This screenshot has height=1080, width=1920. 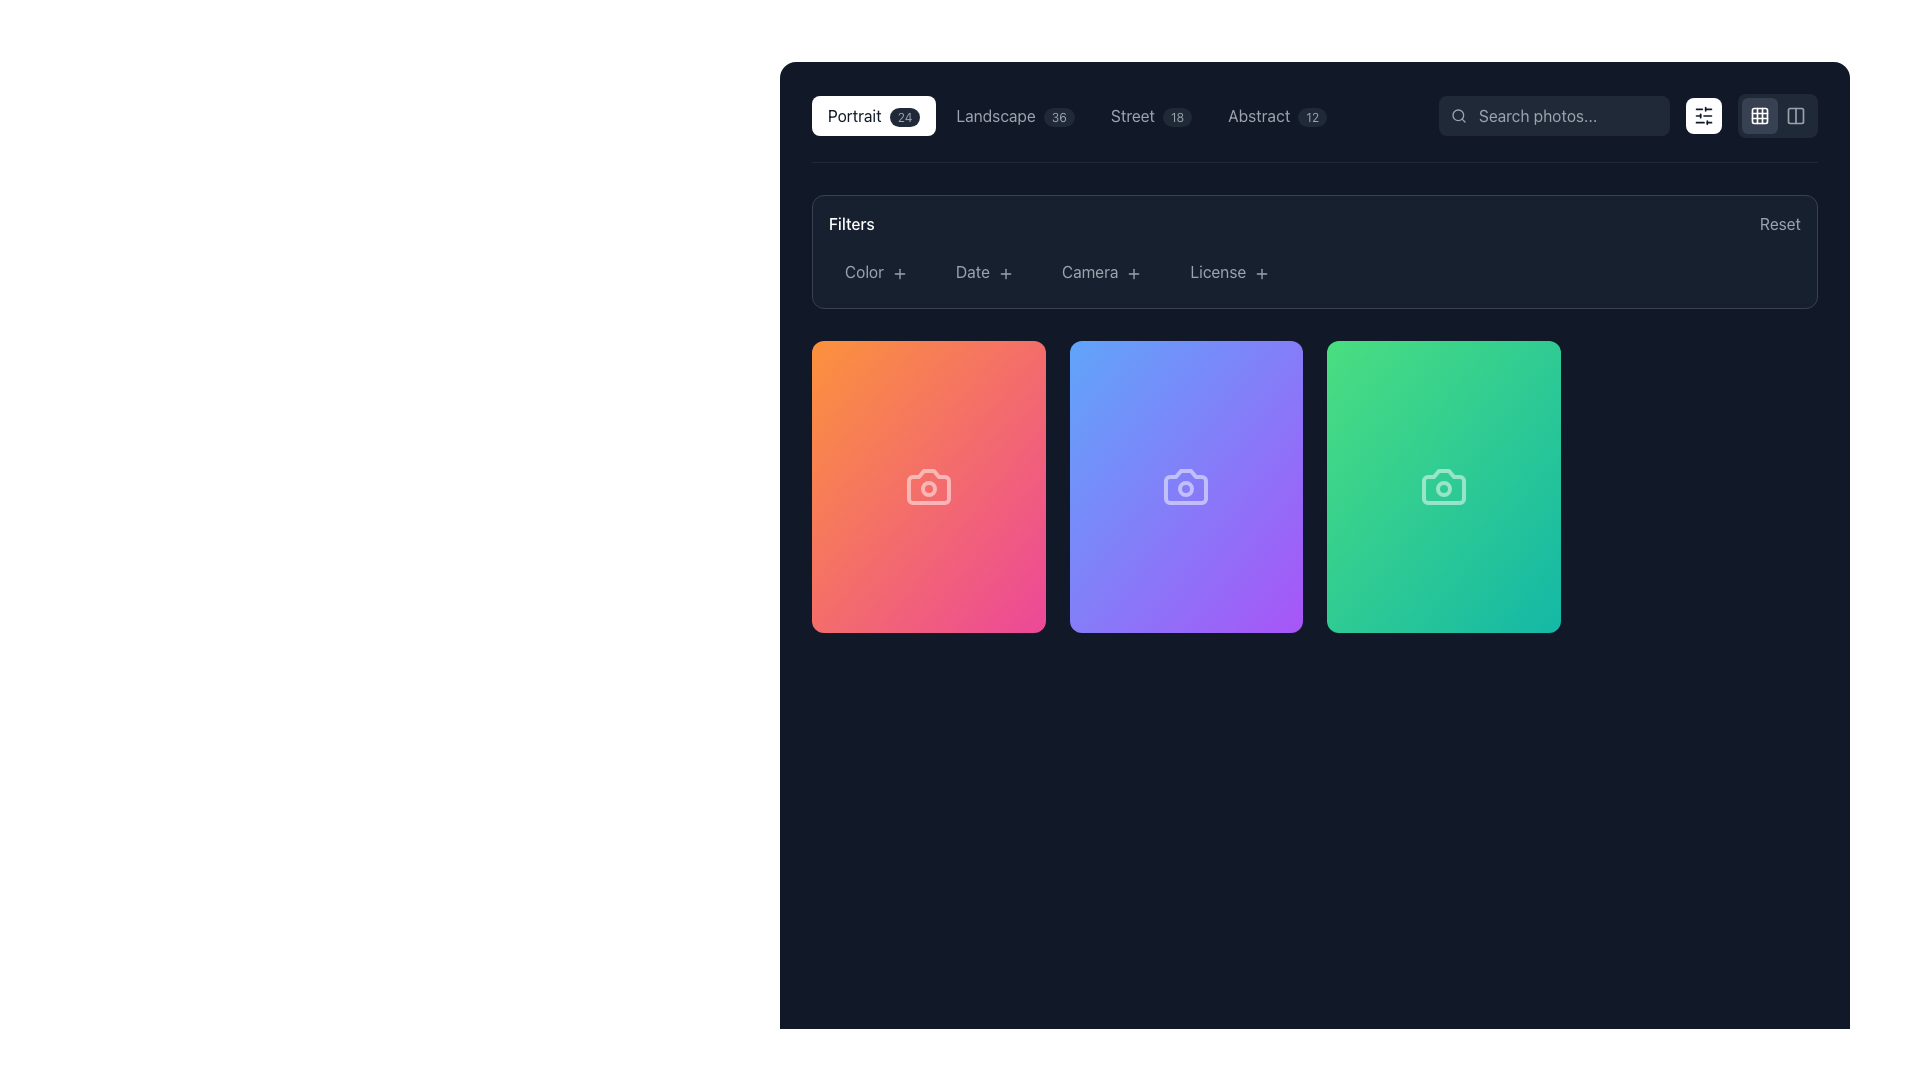 I want to click on the plus icon located to the right of the 'Color' label text, so click(x=898, y=273).